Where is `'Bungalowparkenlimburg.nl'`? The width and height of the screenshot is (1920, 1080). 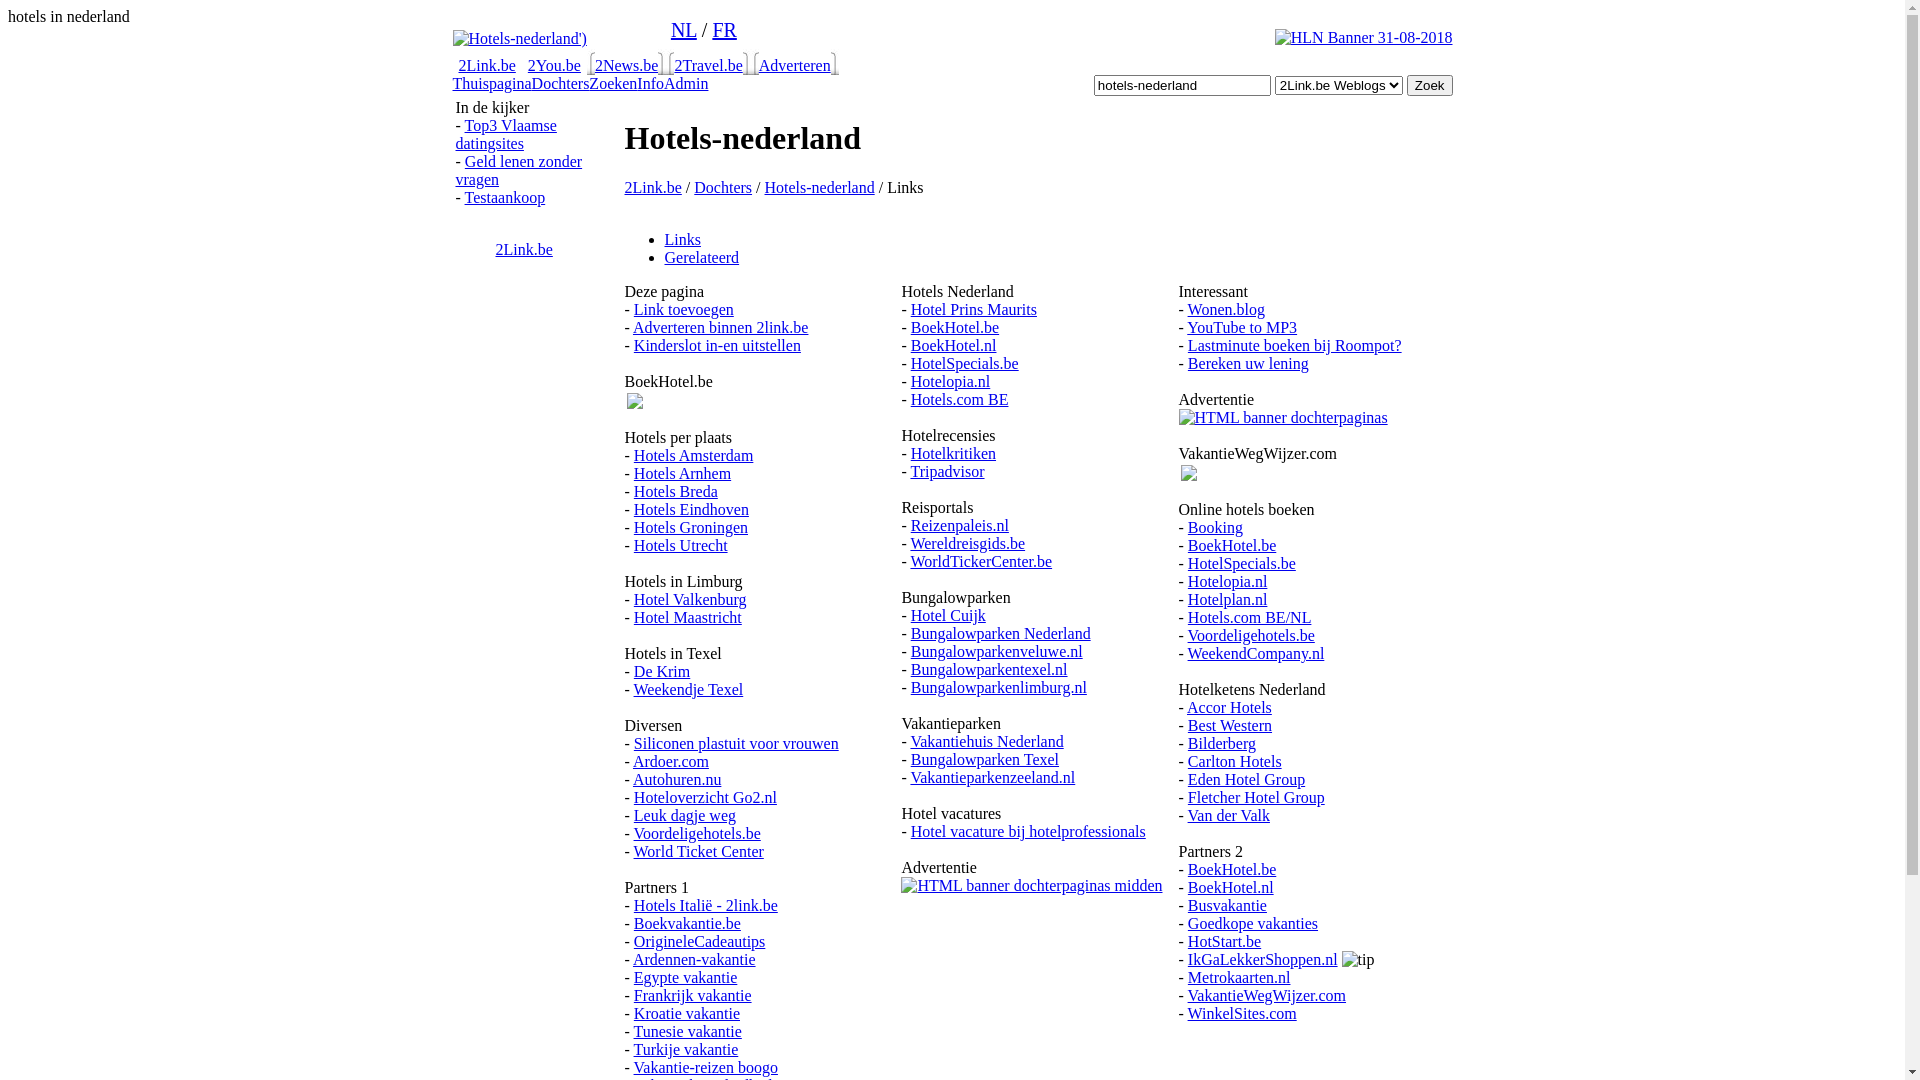 'Bungalowparkenlimburg.nl' is located at coordinates (998, 686).